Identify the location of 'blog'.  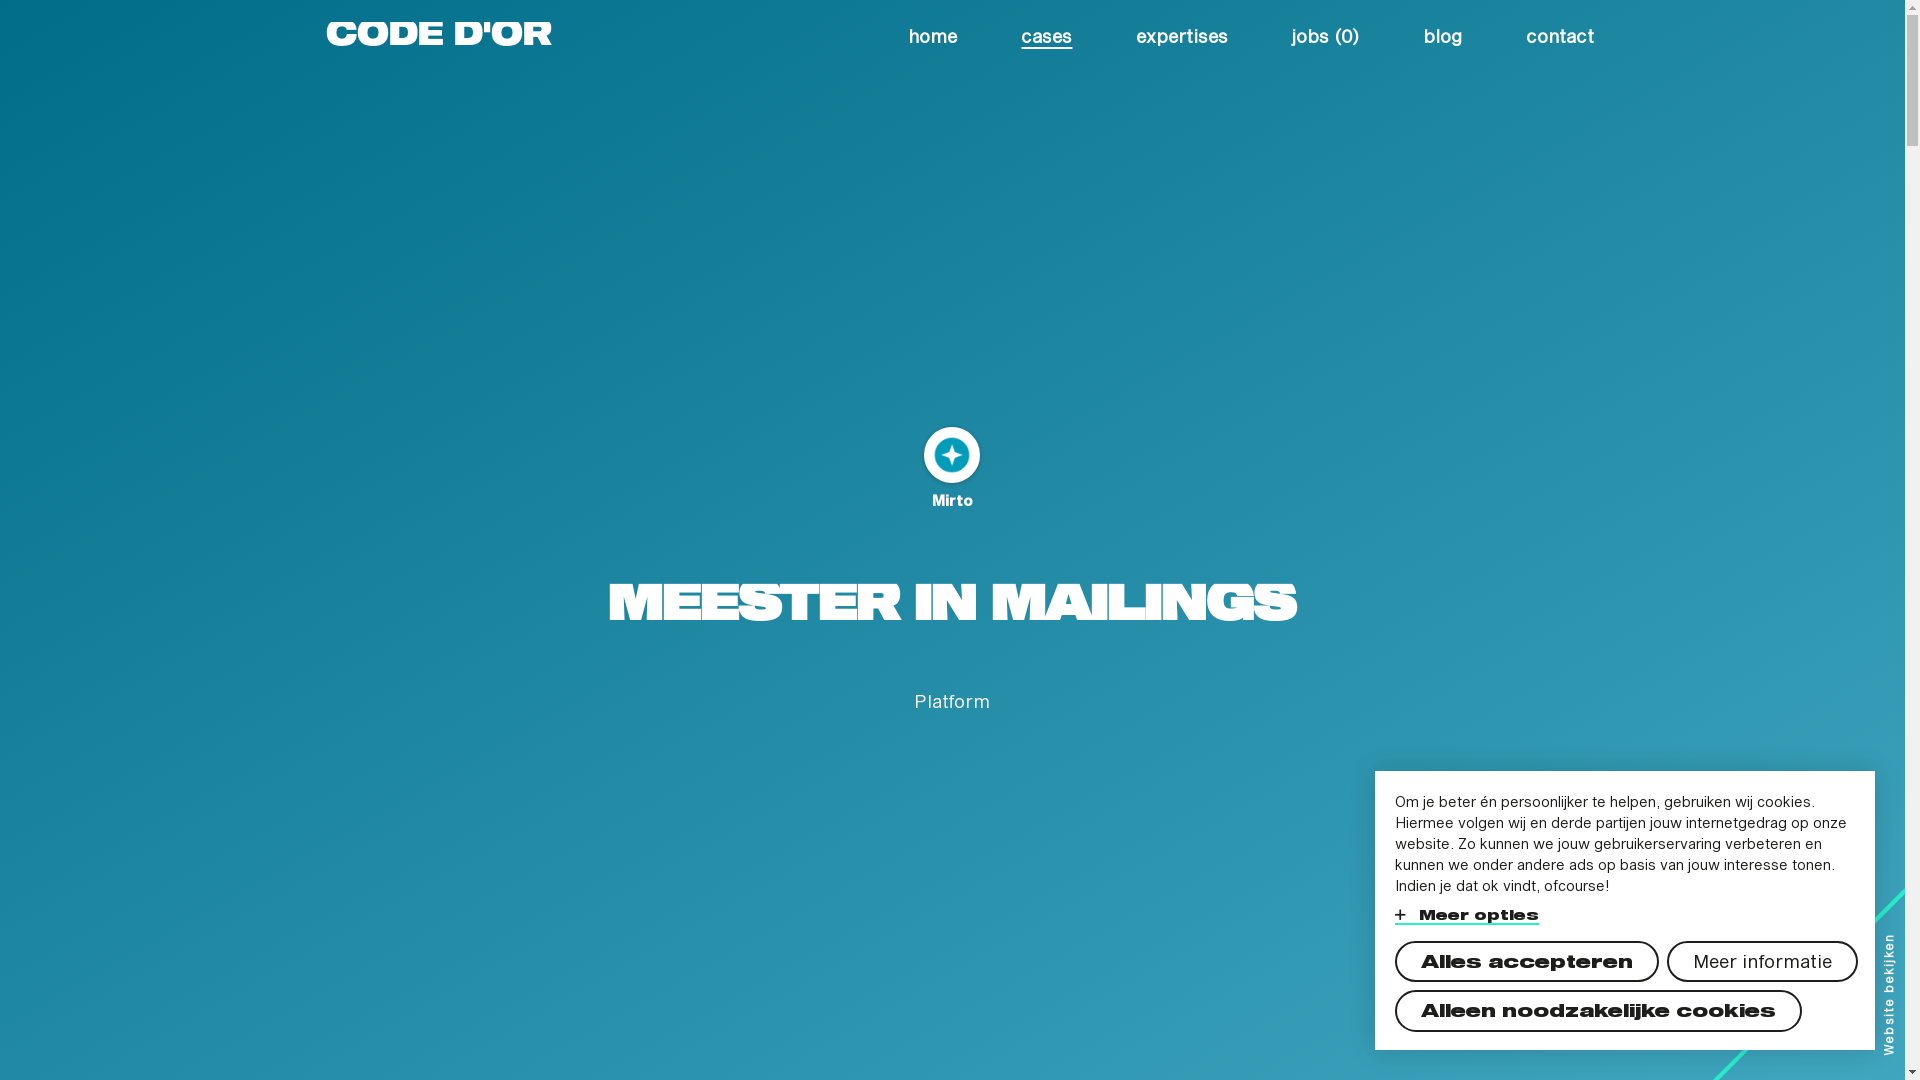
(1442, 31).